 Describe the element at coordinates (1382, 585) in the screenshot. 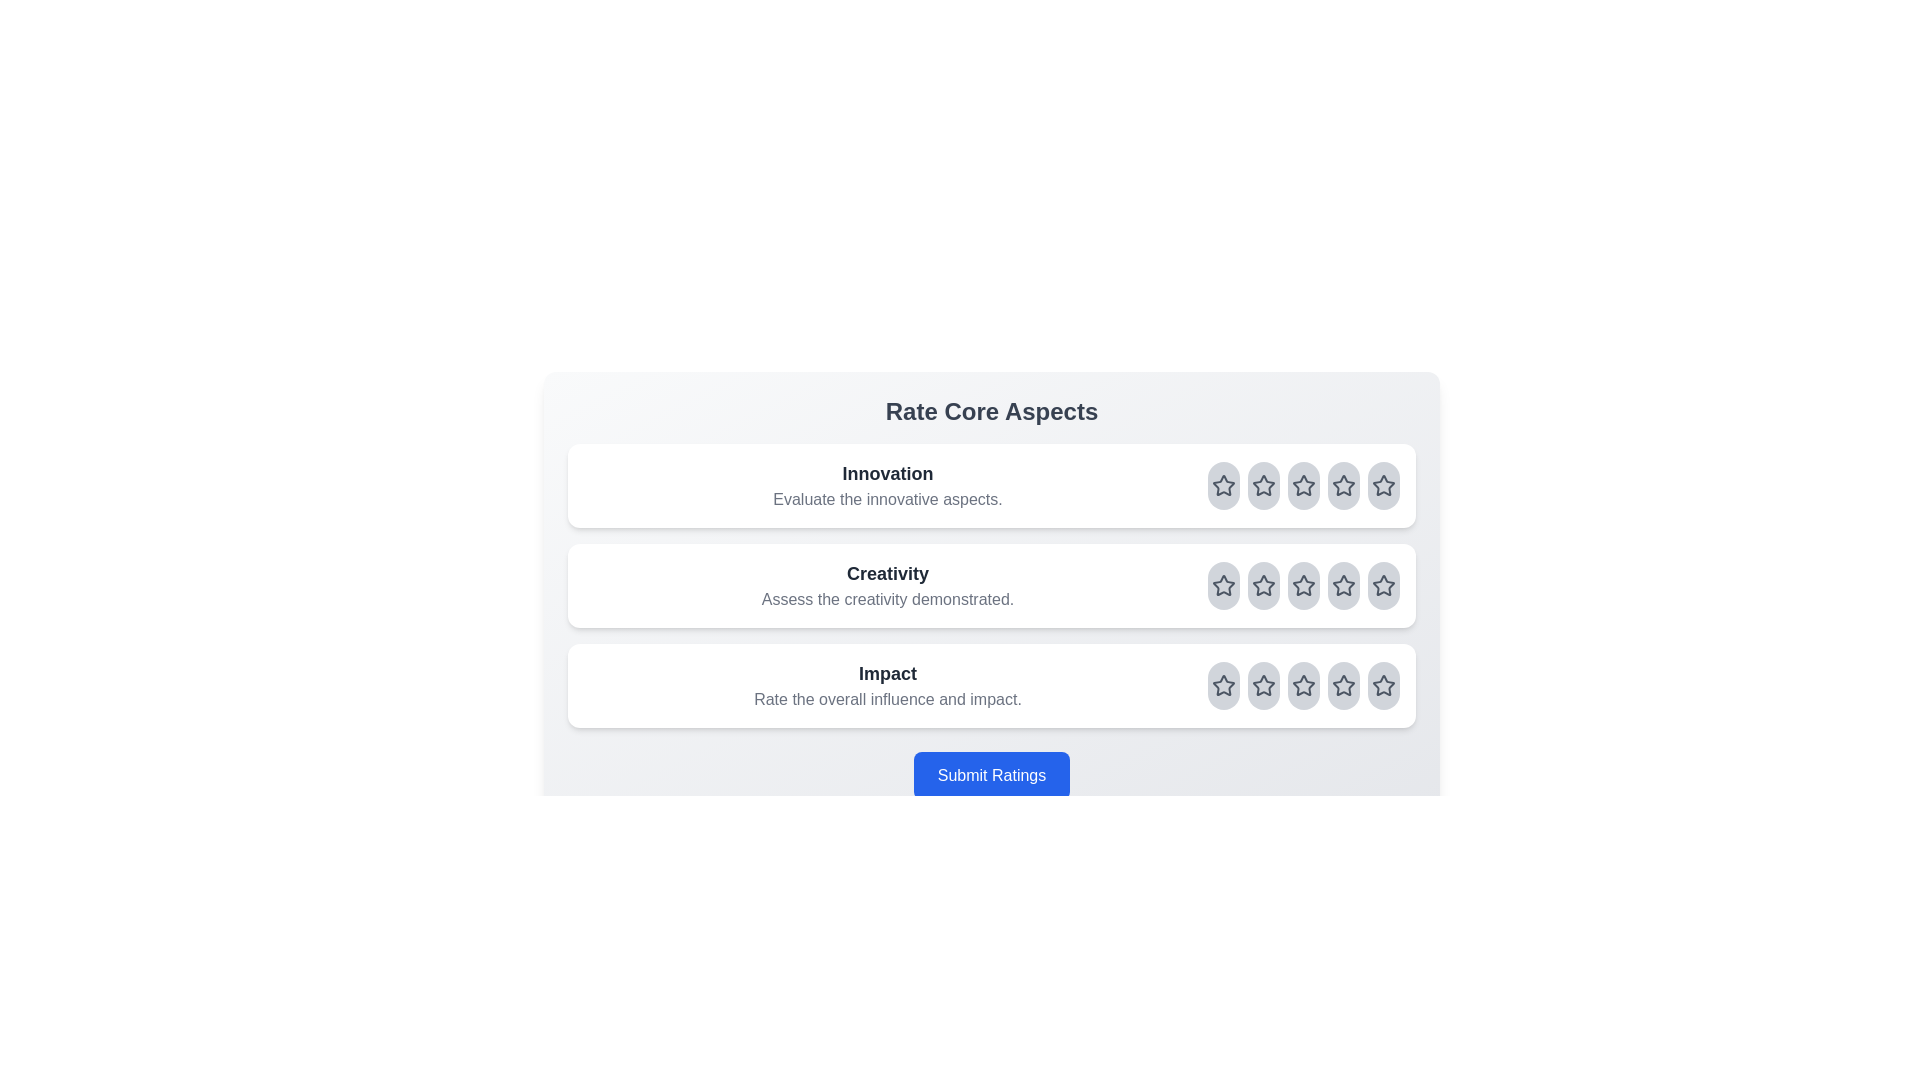

I see `the rating for the aspect Creativity to 5 stars by clicking on the corresponding star` at that location.